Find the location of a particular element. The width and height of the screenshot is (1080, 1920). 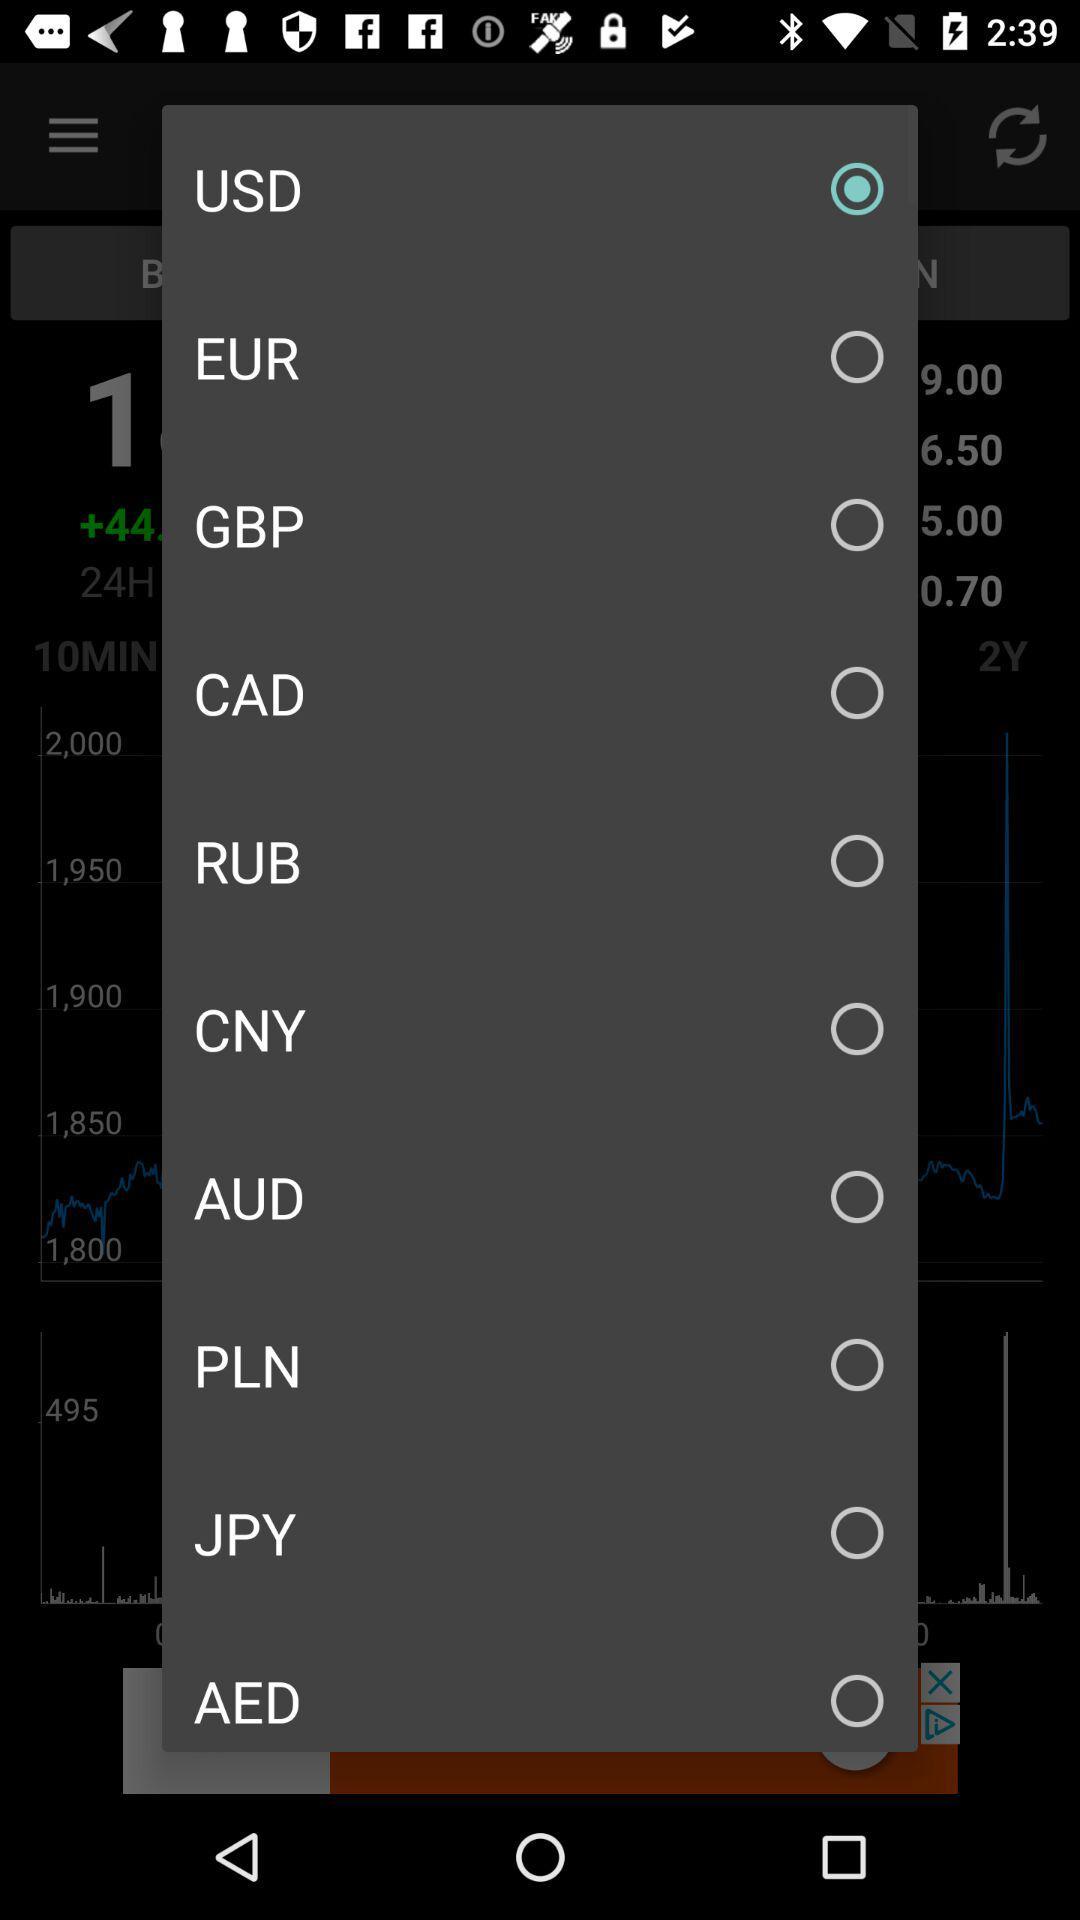

the icon below the eur item is located at coordinates (540, 524).